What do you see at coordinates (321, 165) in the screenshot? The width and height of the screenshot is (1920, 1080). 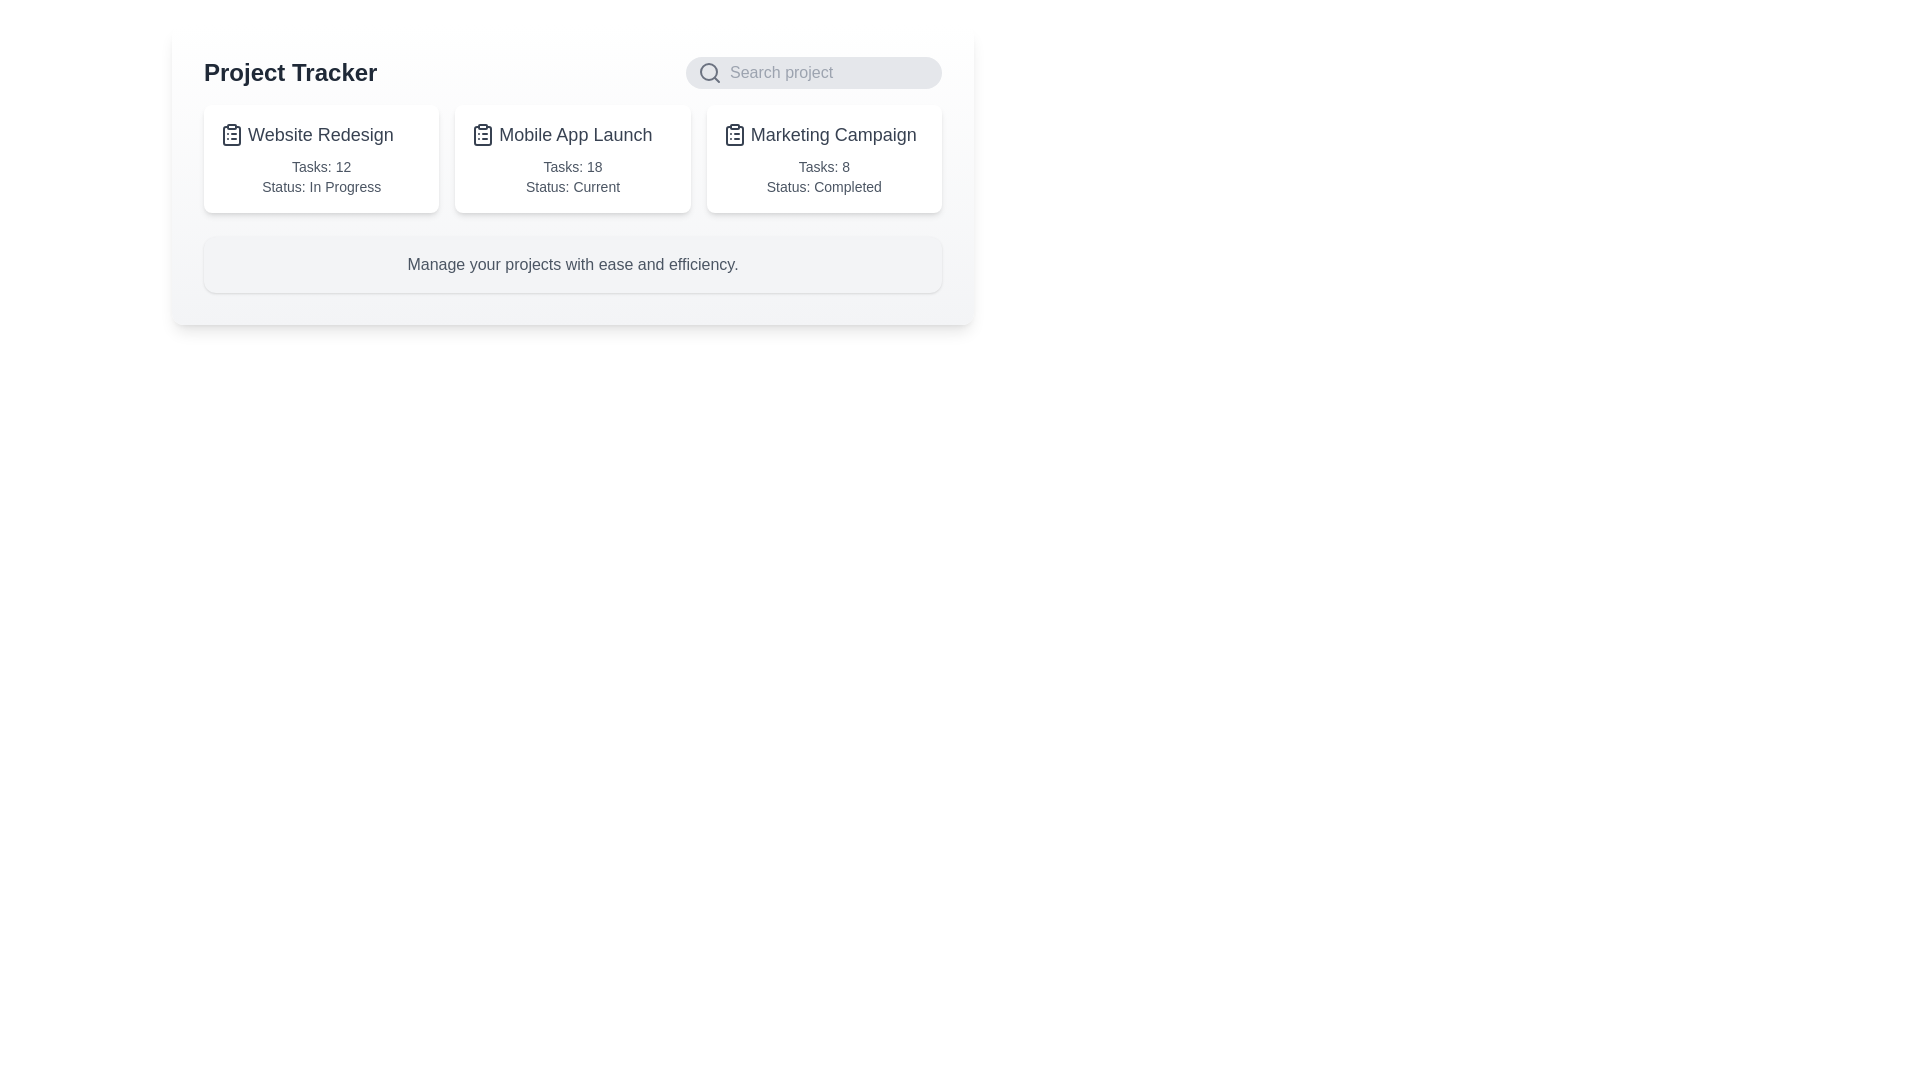 I see `the text label that indicates the number of tasks associated with the 'Website Redesign' project, which is positioned below the title text and above the 'Status: In Progress' indicator` at bounding box center [321, 165].